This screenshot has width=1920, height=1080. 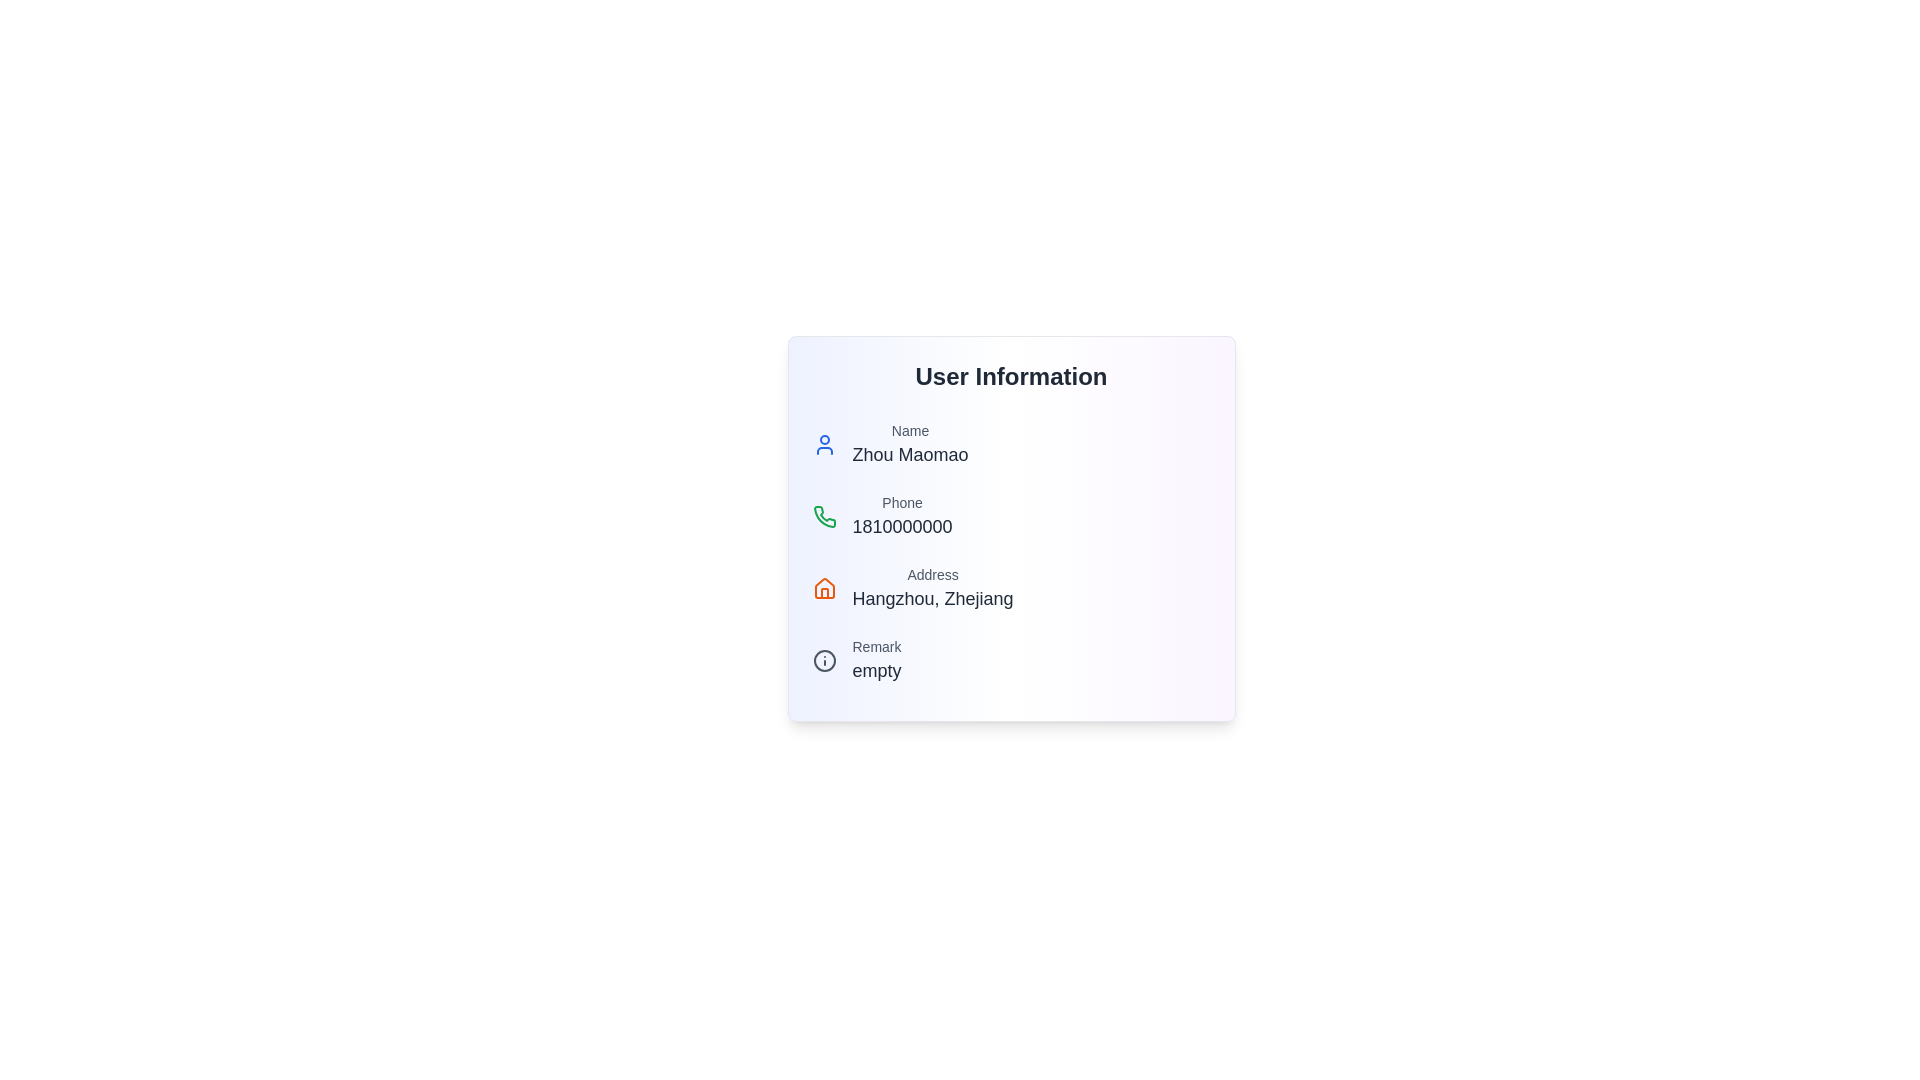 I want to click on the green, stylized phone icon that represents contact information, which is centrally aligned to the left of the phone number, so click(x=824, y=515).